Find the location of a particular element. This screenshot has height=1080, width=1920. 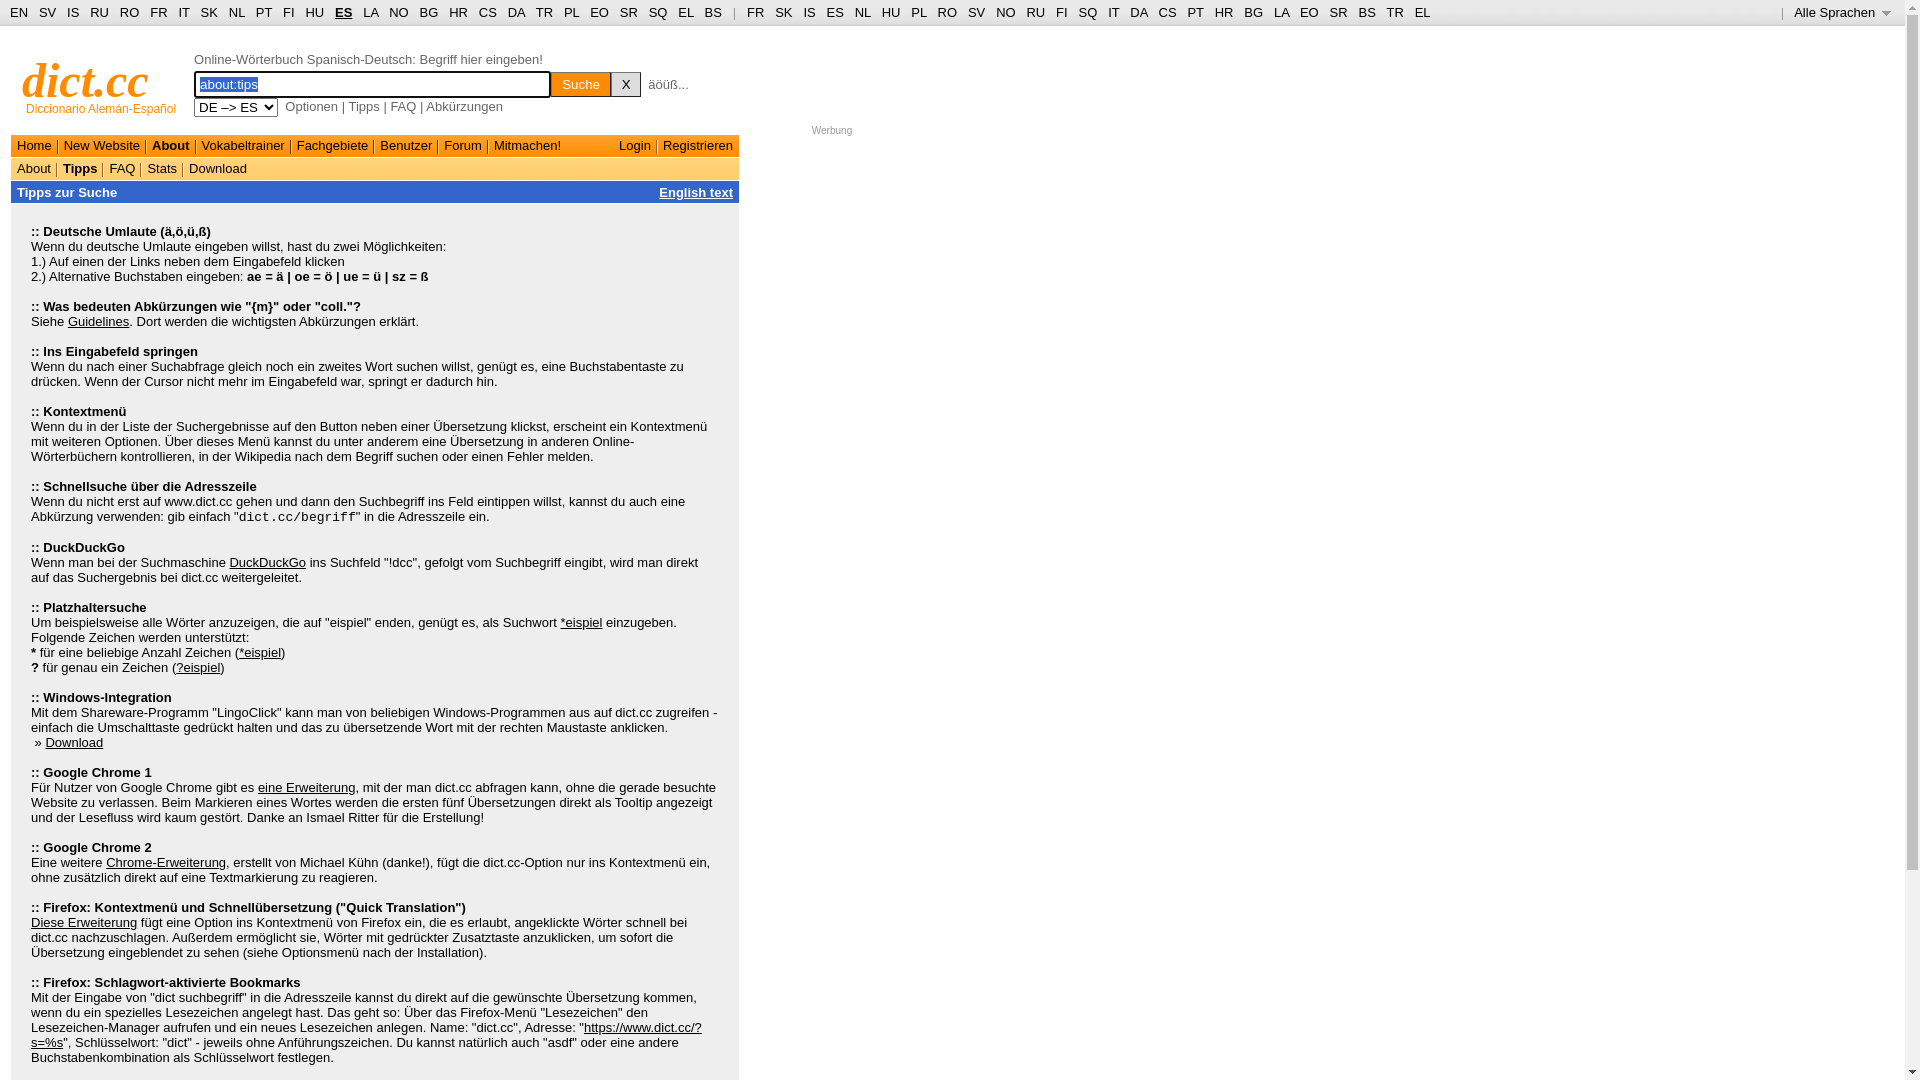

'SQ' is located at coordinates (658, 12).